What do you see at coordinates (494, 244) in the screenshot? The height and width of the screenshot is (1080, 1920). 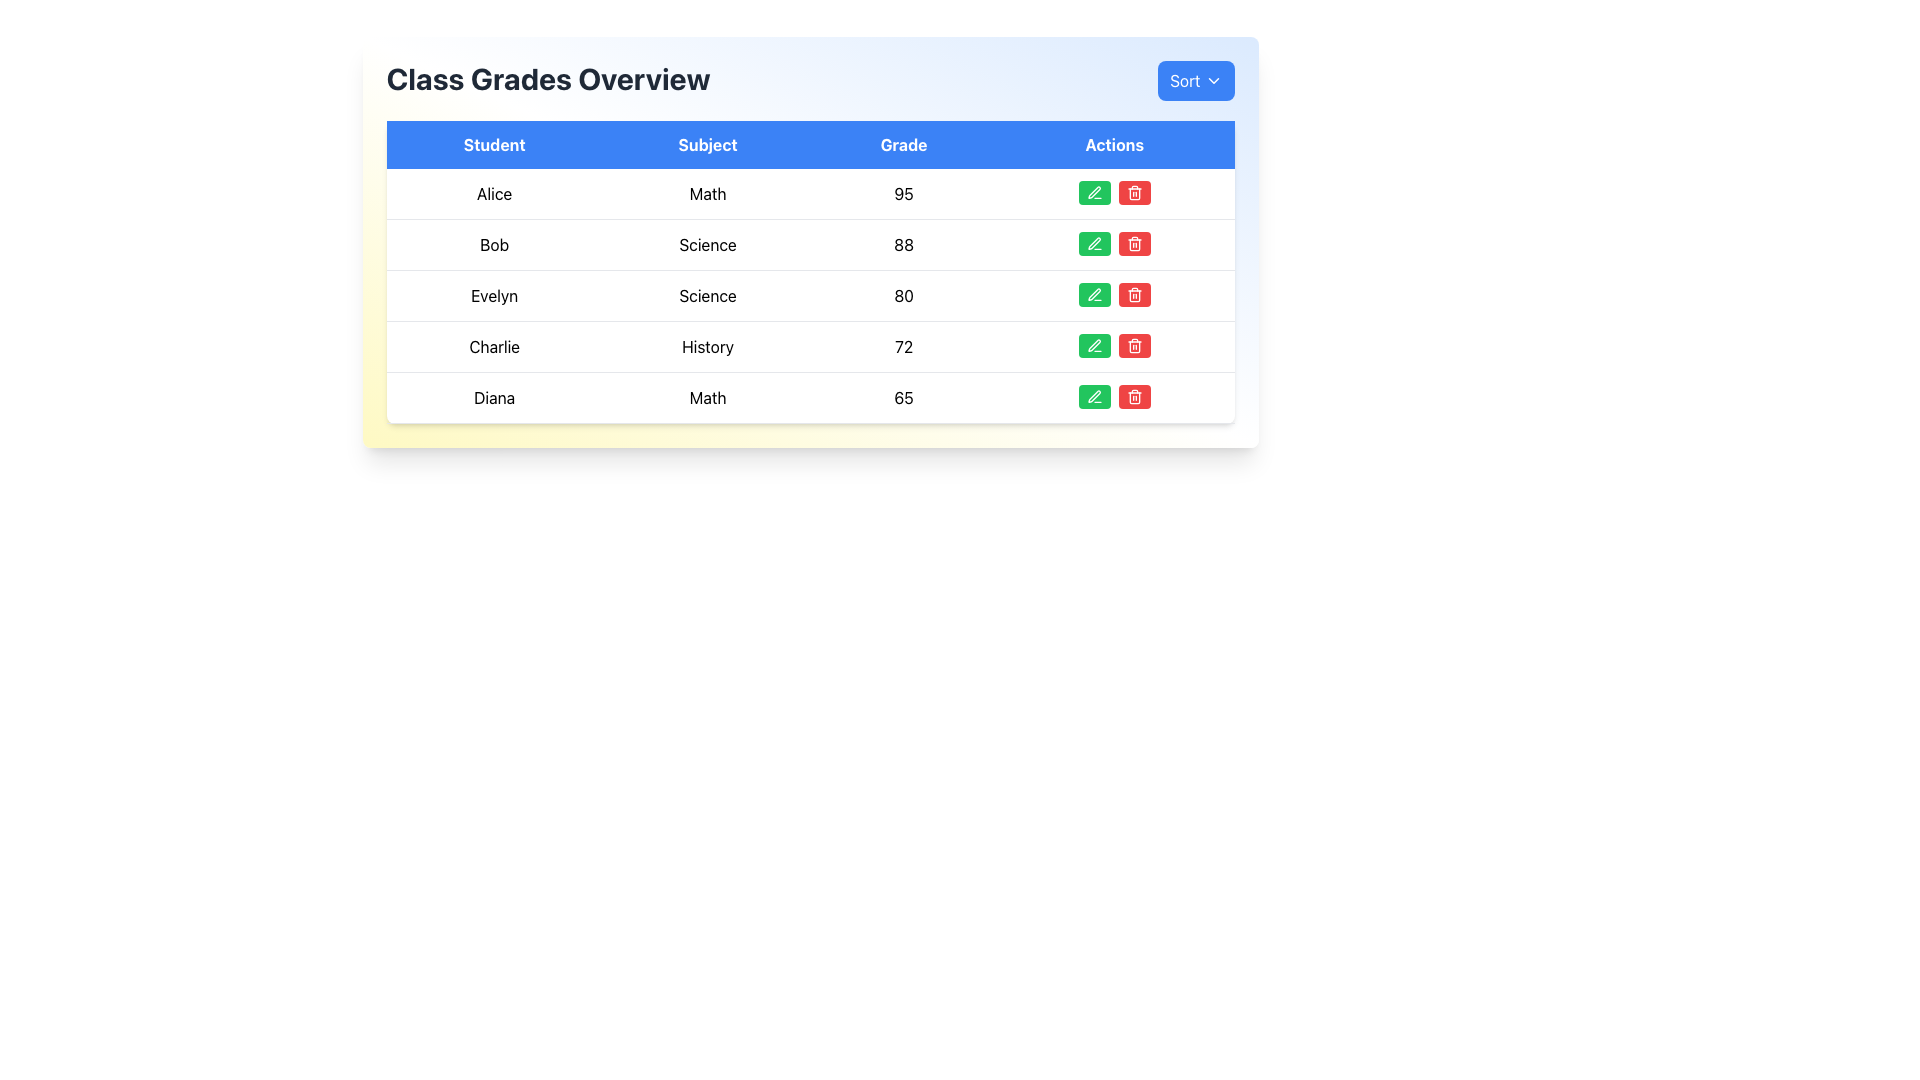 I see `the text displaying the name of a student in the first cell of the second row under the 'Student' heading` at bounding box center [494, 244].